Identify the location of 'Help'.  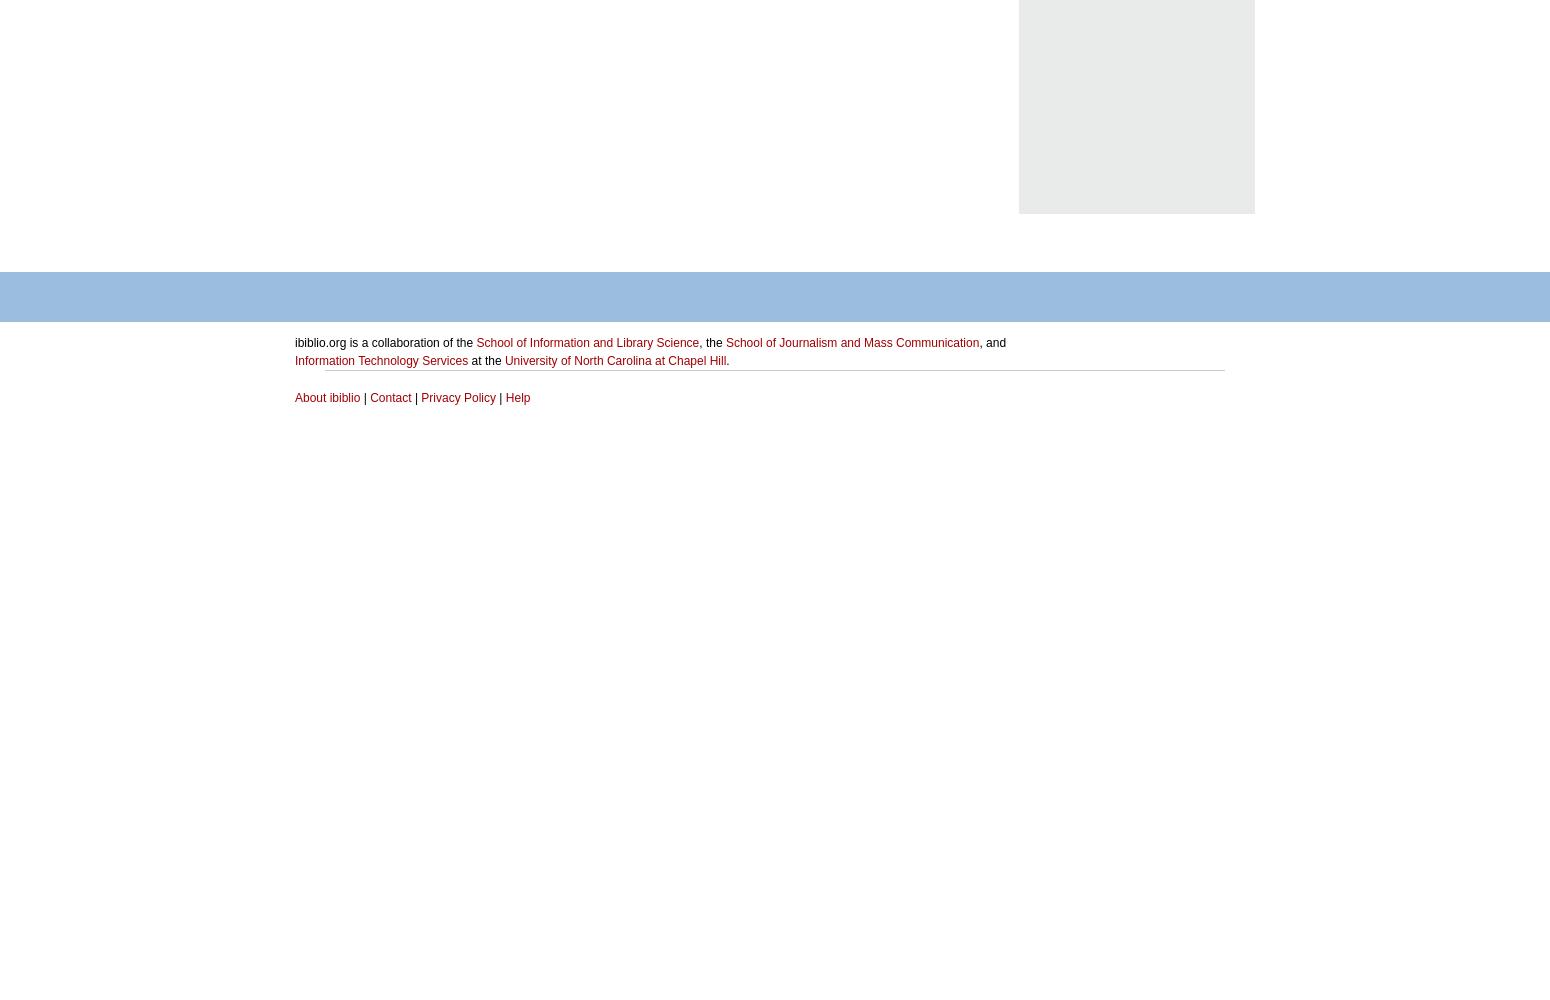
(516, 398).